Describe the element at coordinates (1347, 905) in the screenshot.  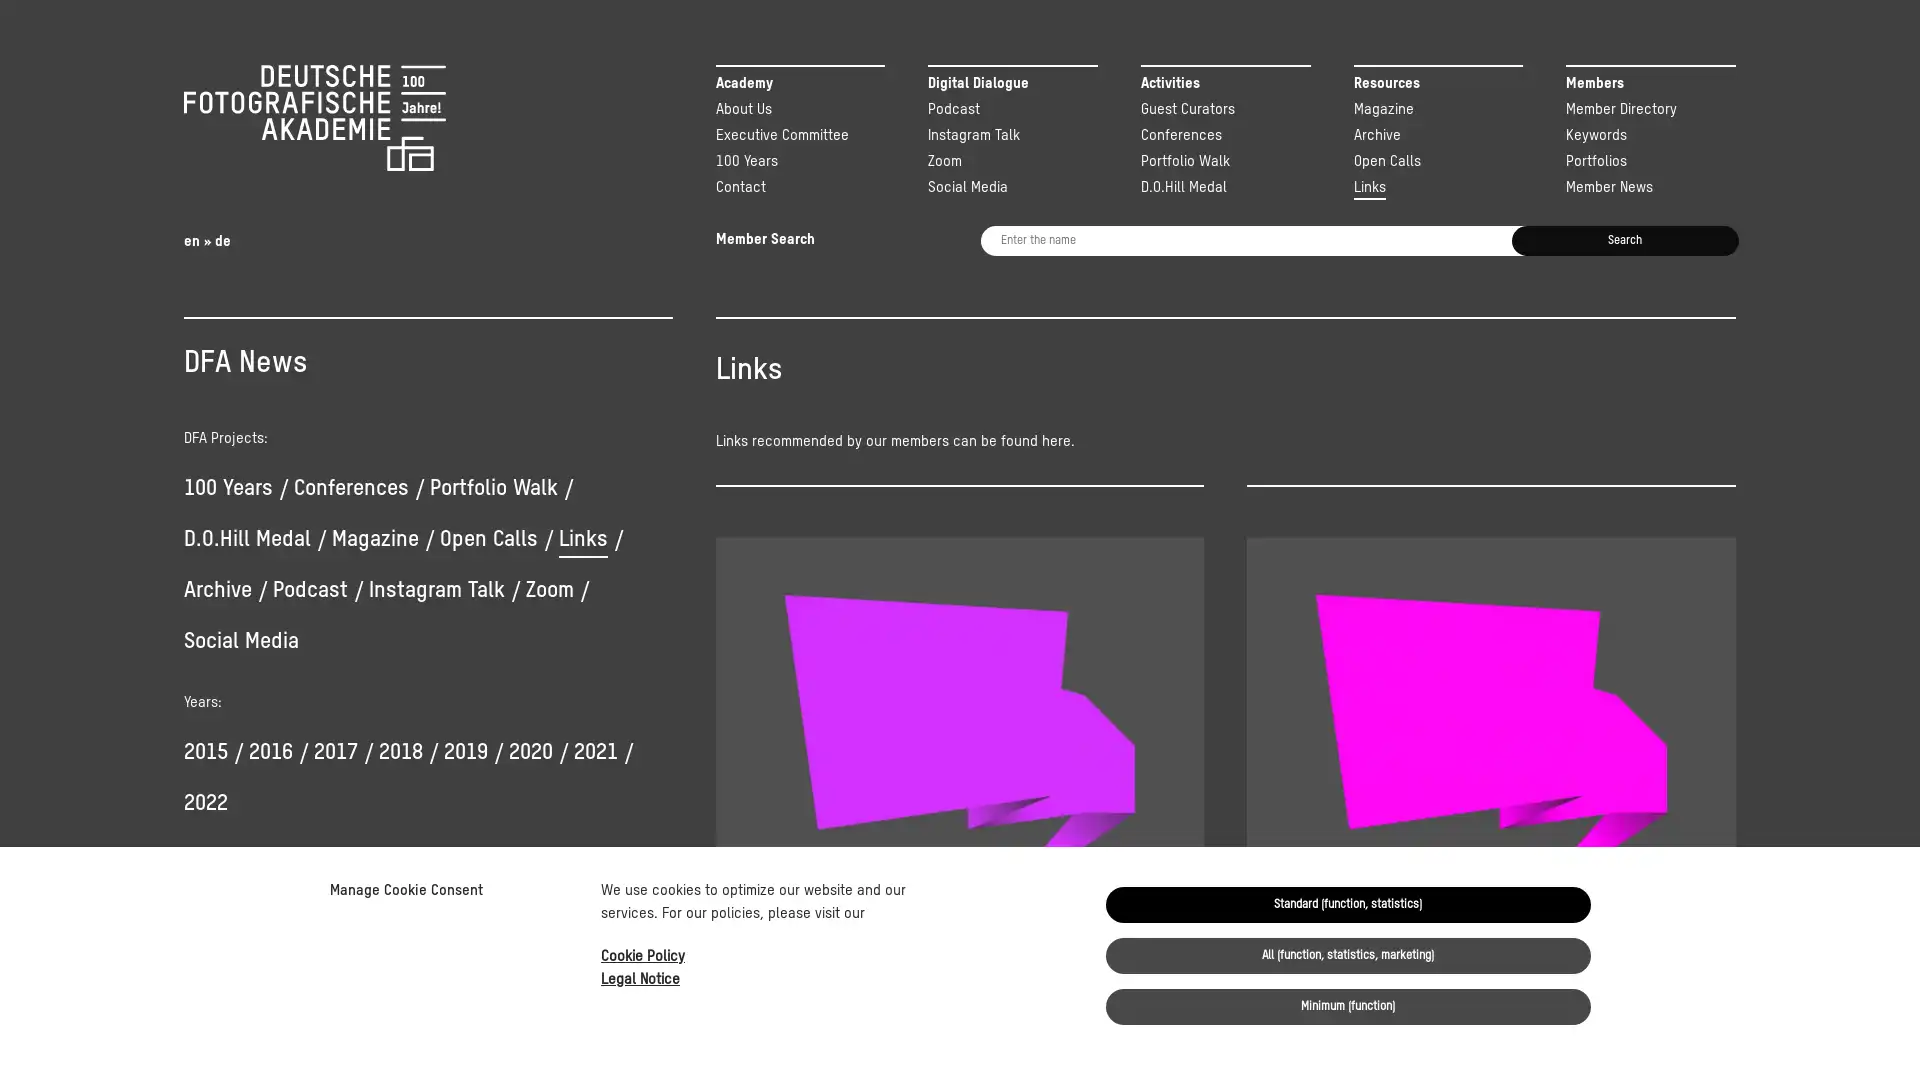
I see `Standard (function, statistics)` at that location.